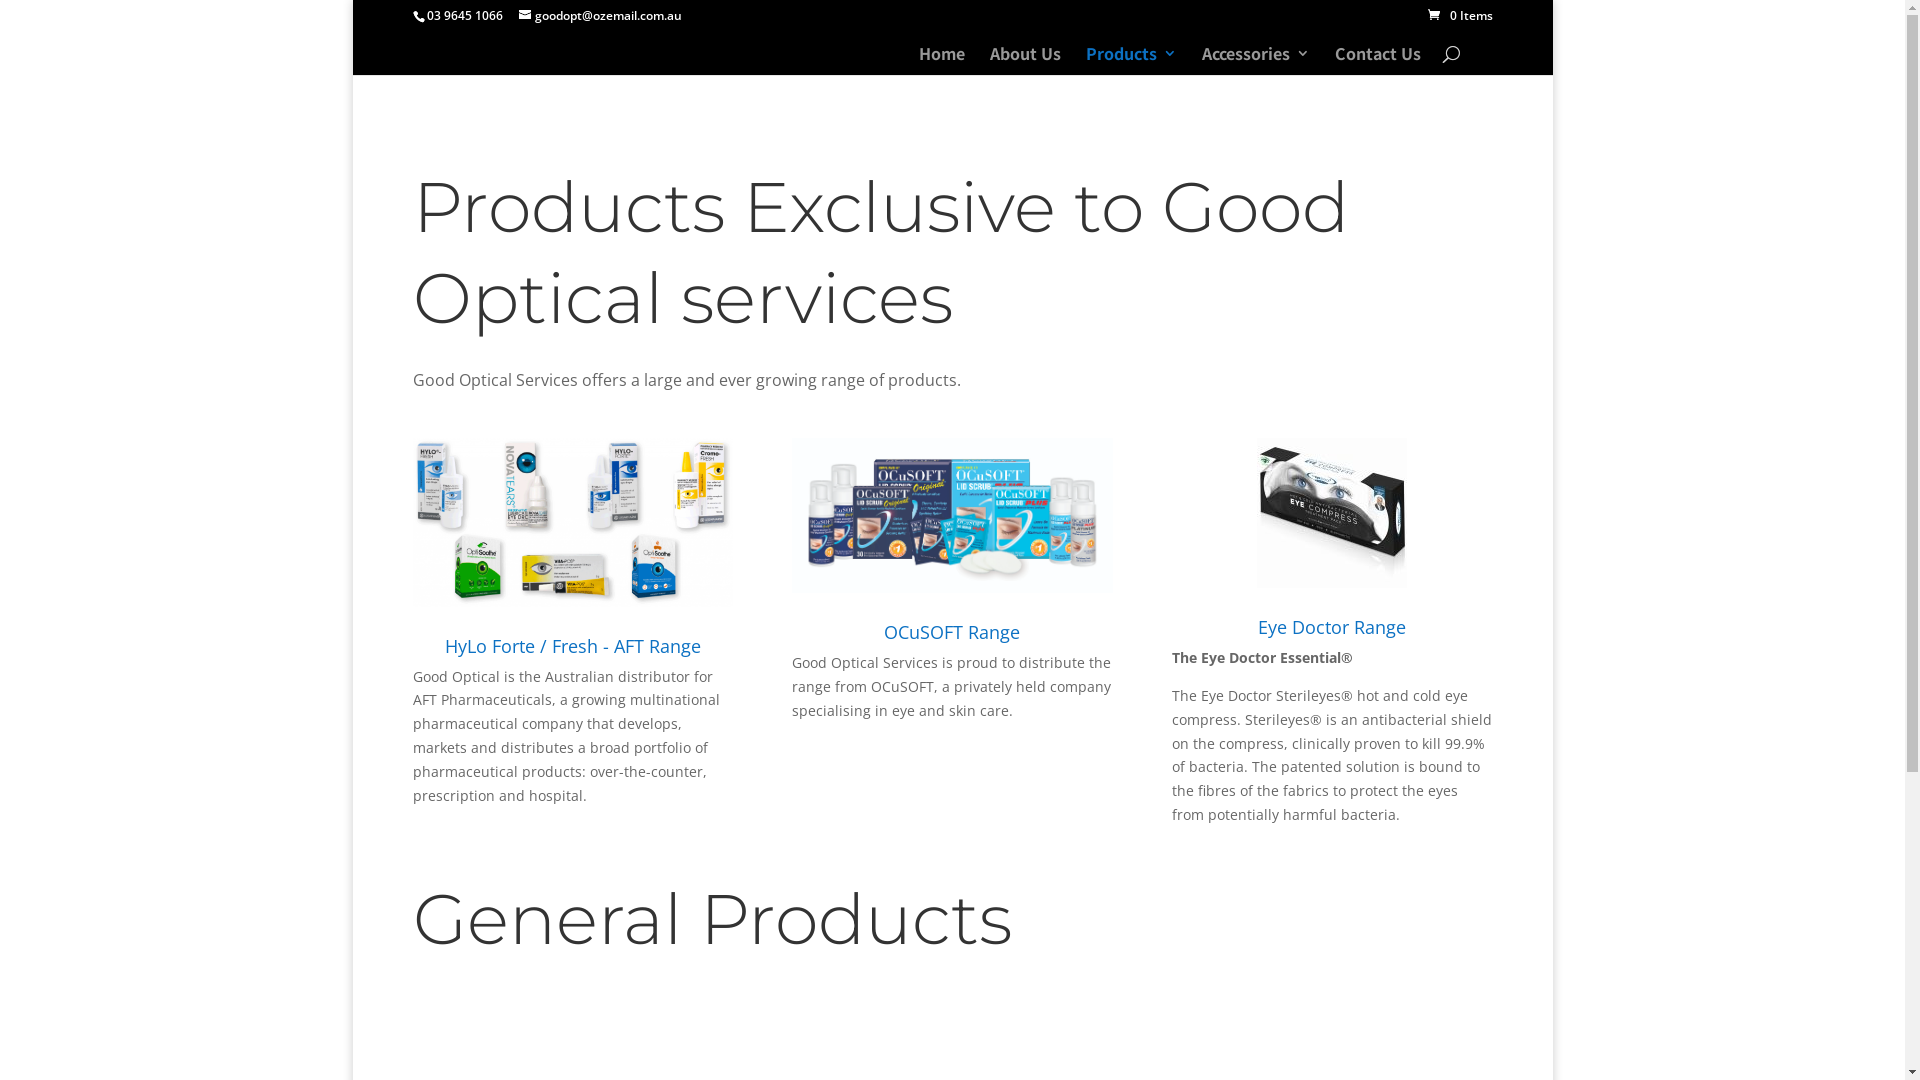  What do you see at coordinates (1131, 59) in the screenshot?
I see `'Products'` at bounding box center [1131, 59].